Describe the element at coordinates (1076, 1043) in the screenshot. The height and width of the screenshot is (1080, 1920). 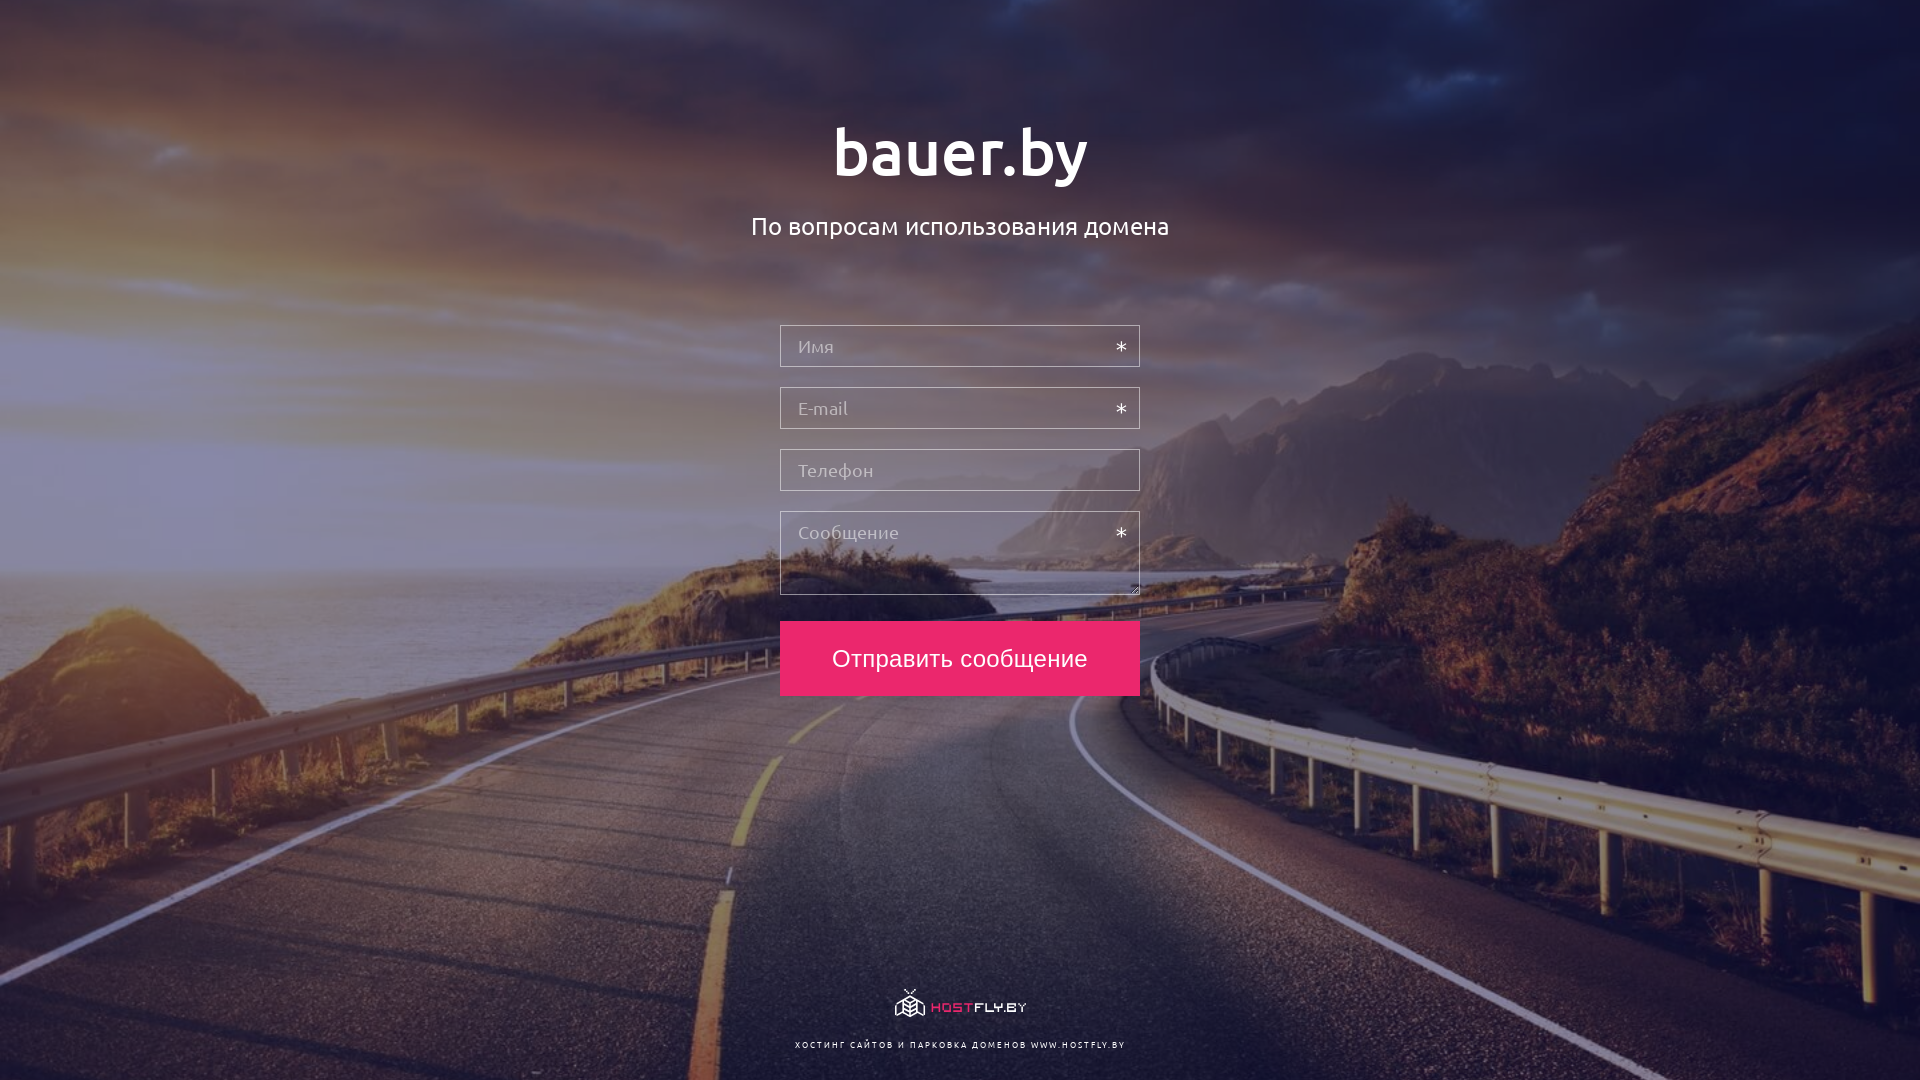
I see `'WWW.HOSTFLY.BY'` at that location.